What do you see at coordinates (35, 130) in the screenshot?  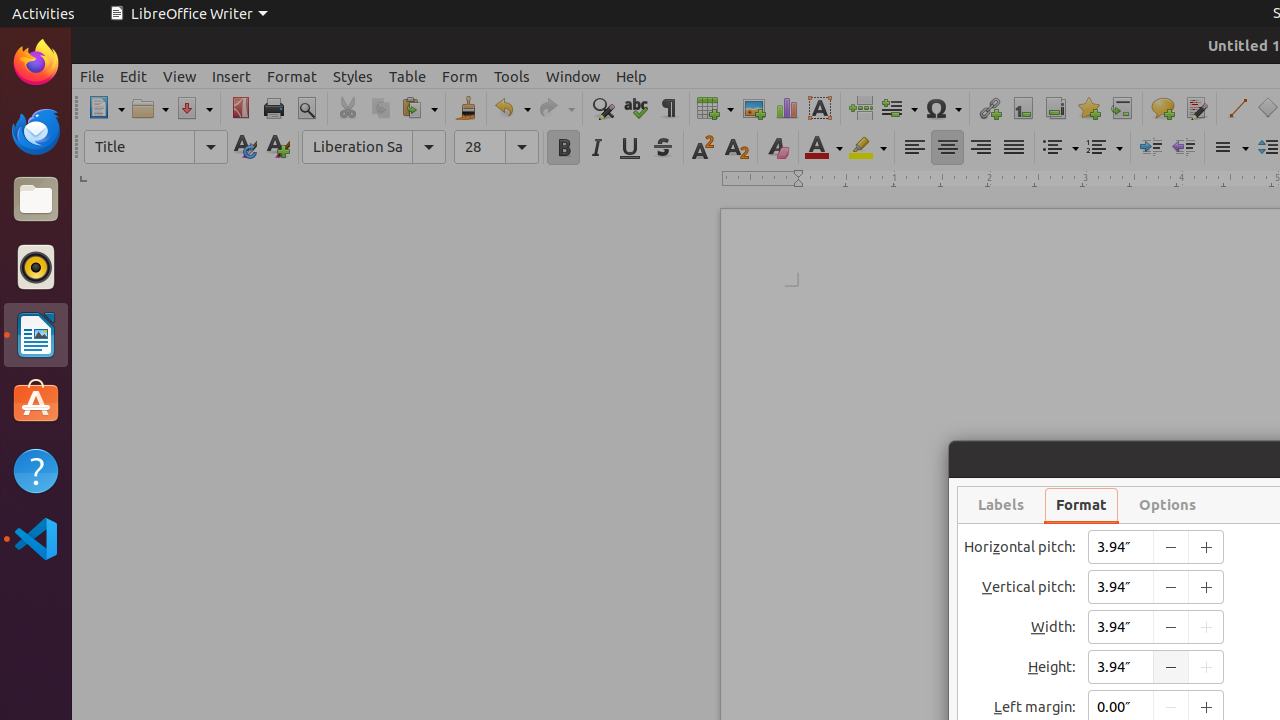 I see `'Thunderbird Mail'` at bounding box center [35, 130].